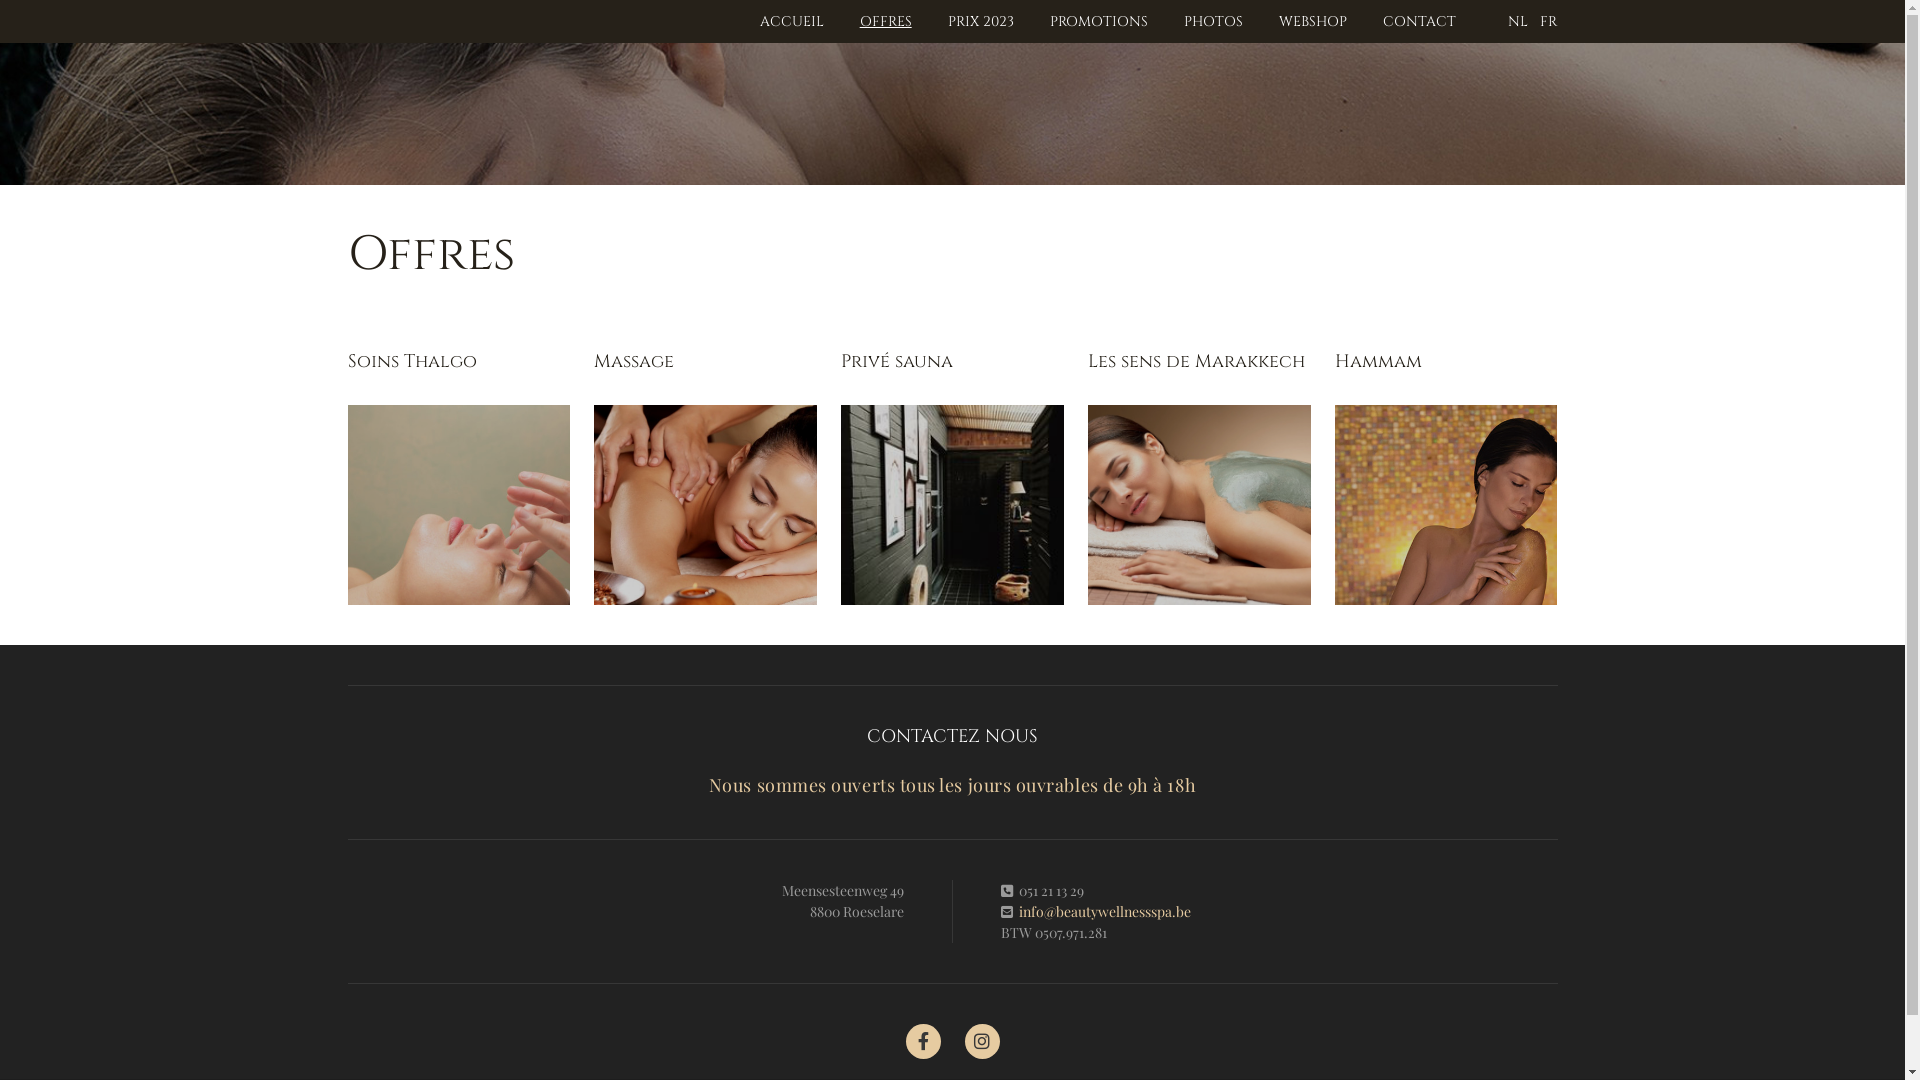 This screenshot has width=1920, height=1080. What do you see at coordinates (1547, 21) in the screenshot?
I see `'FR'` at bounding box center [1547, 21].